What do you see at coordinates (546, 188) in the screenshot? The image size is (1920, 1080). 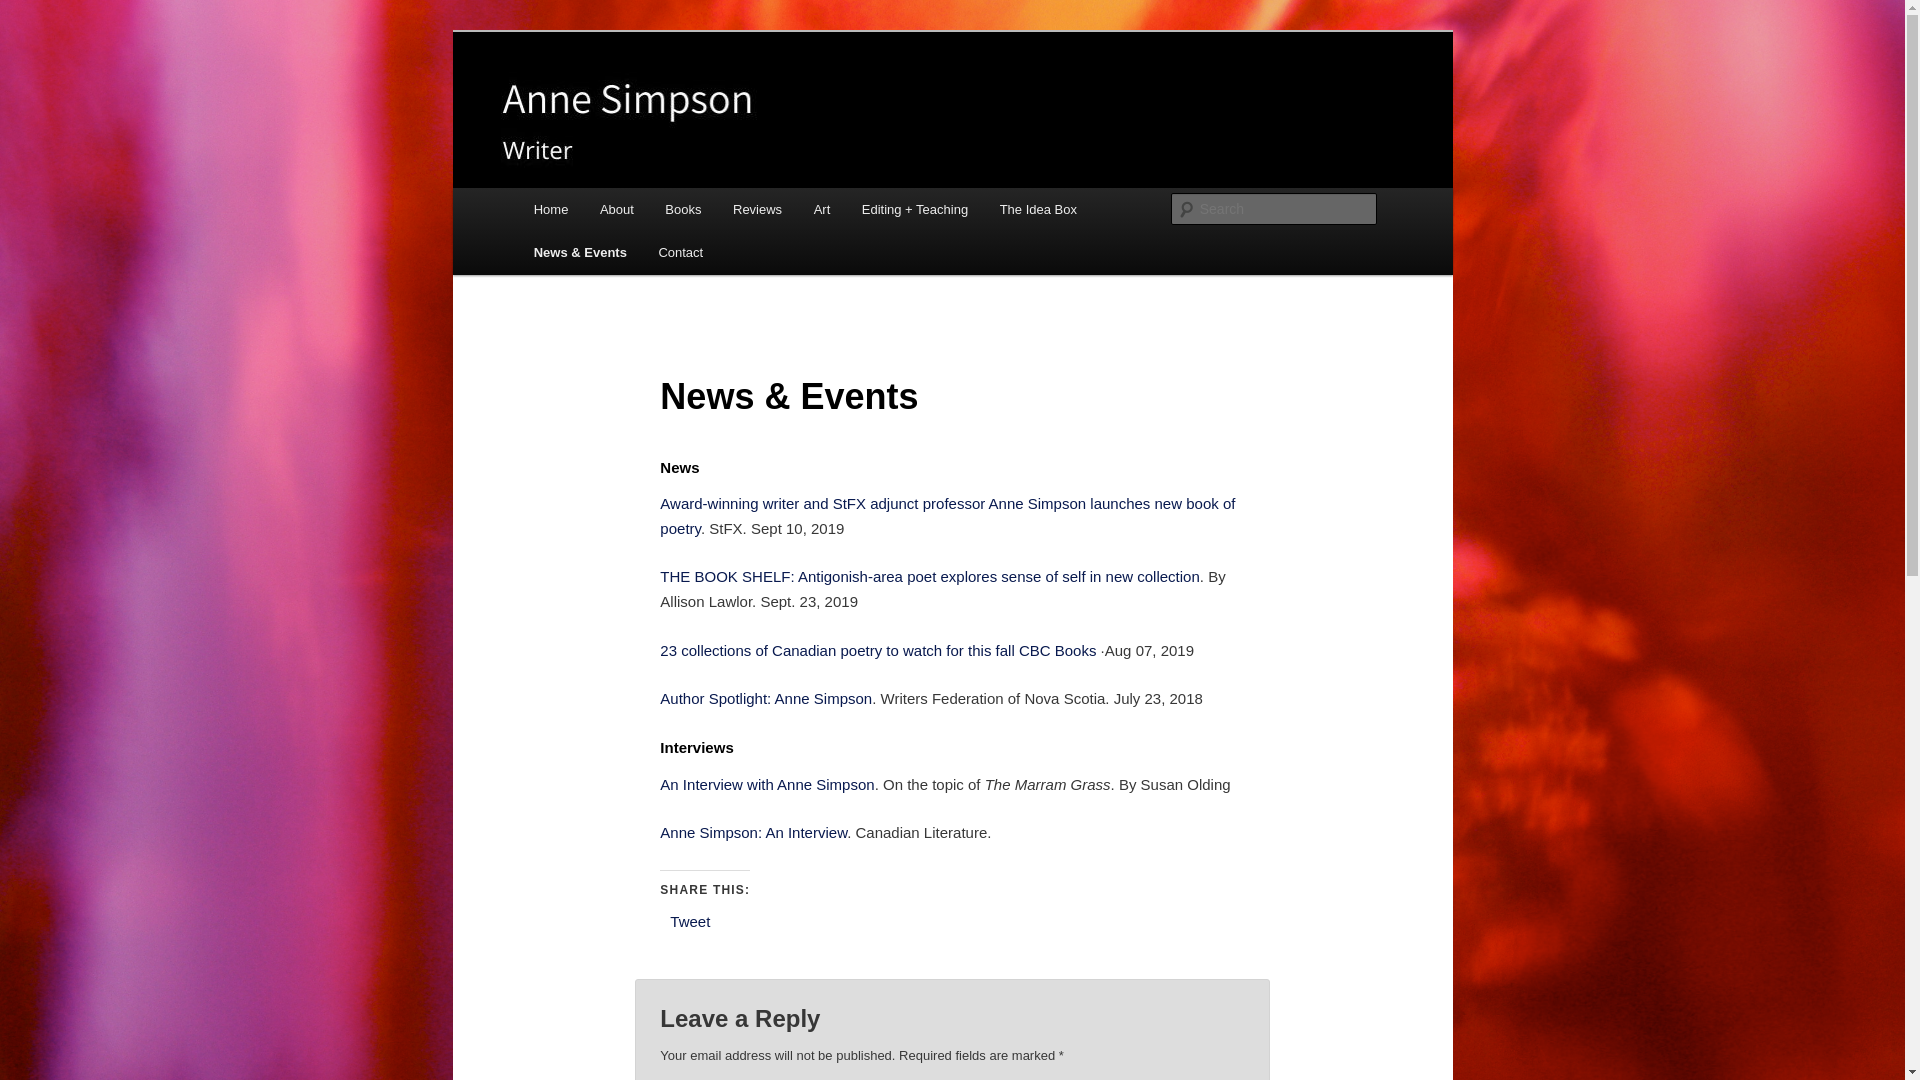 I see `'Skip to primary content'` at bounding box center [546, 188].